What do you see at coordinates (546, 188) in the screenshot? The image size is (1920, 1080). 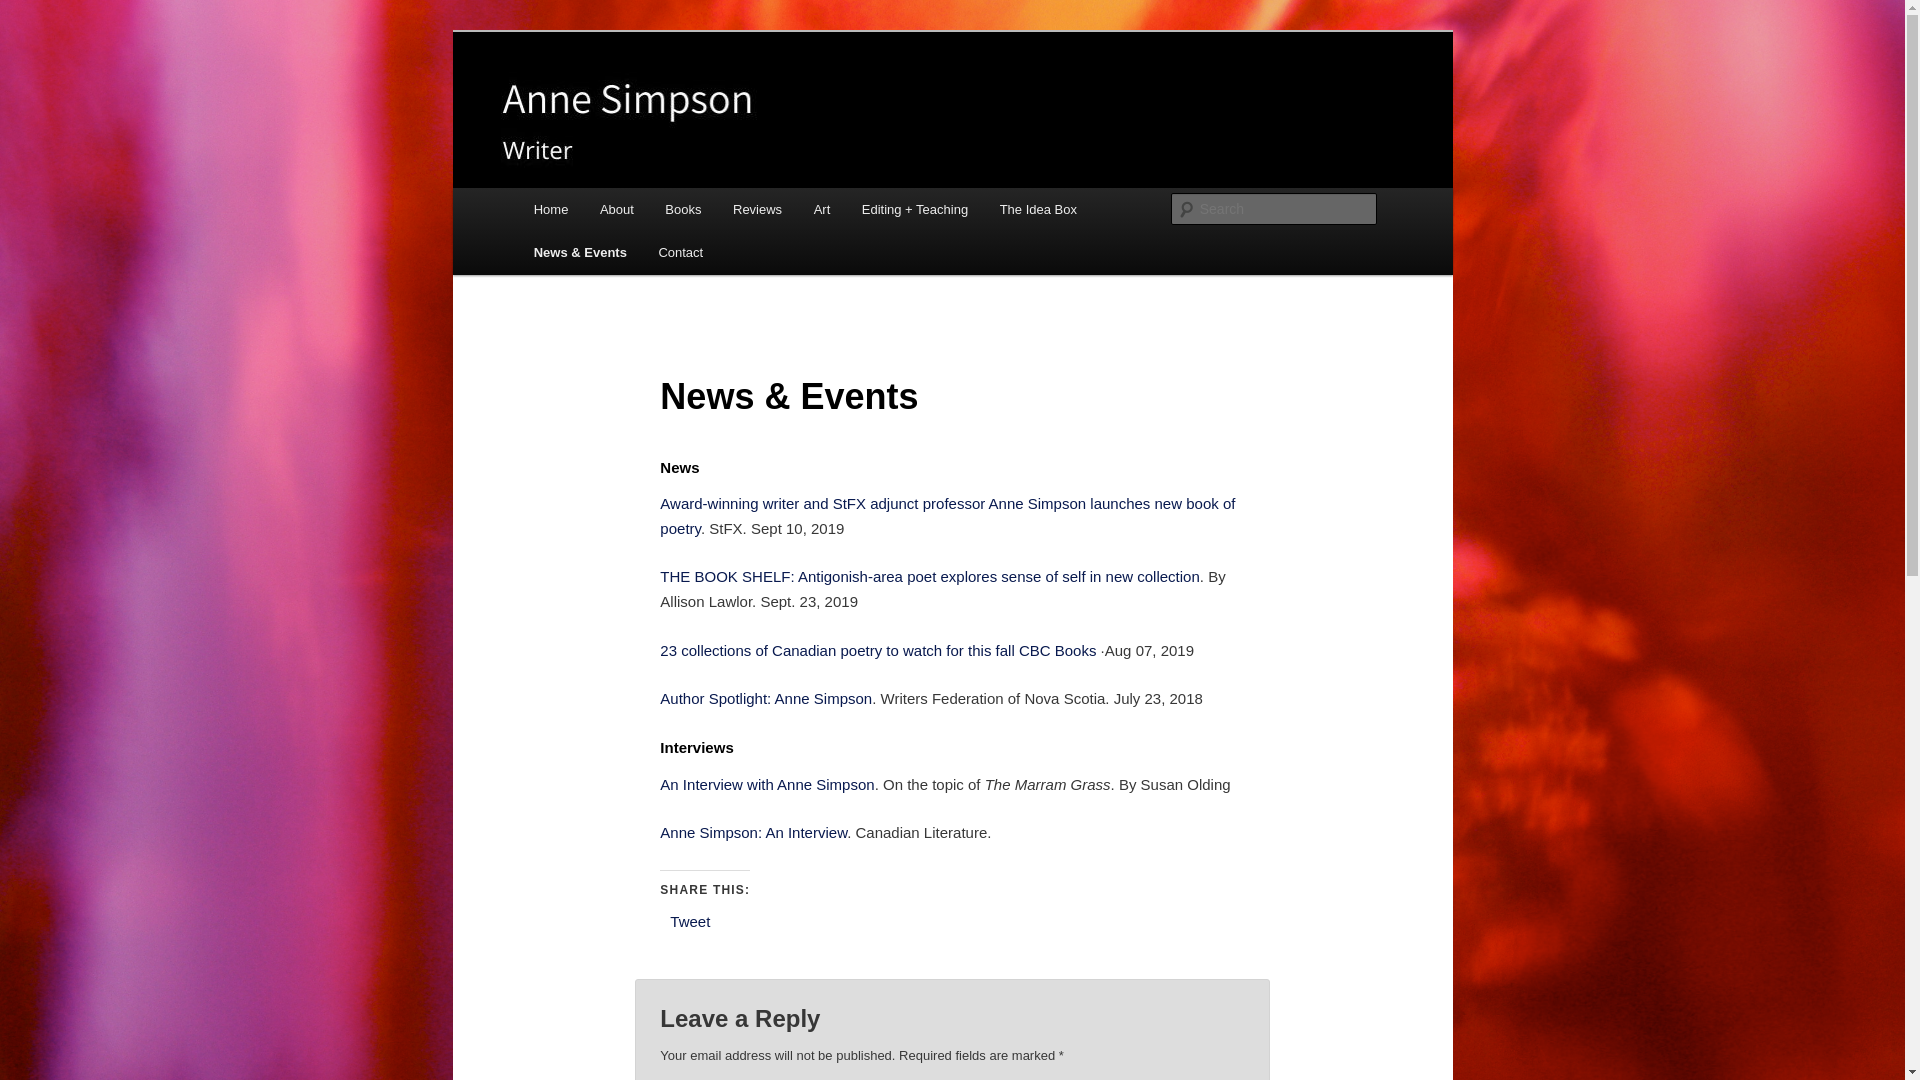 I see `'Skip to primary content'` at bounding box center [546, 188].